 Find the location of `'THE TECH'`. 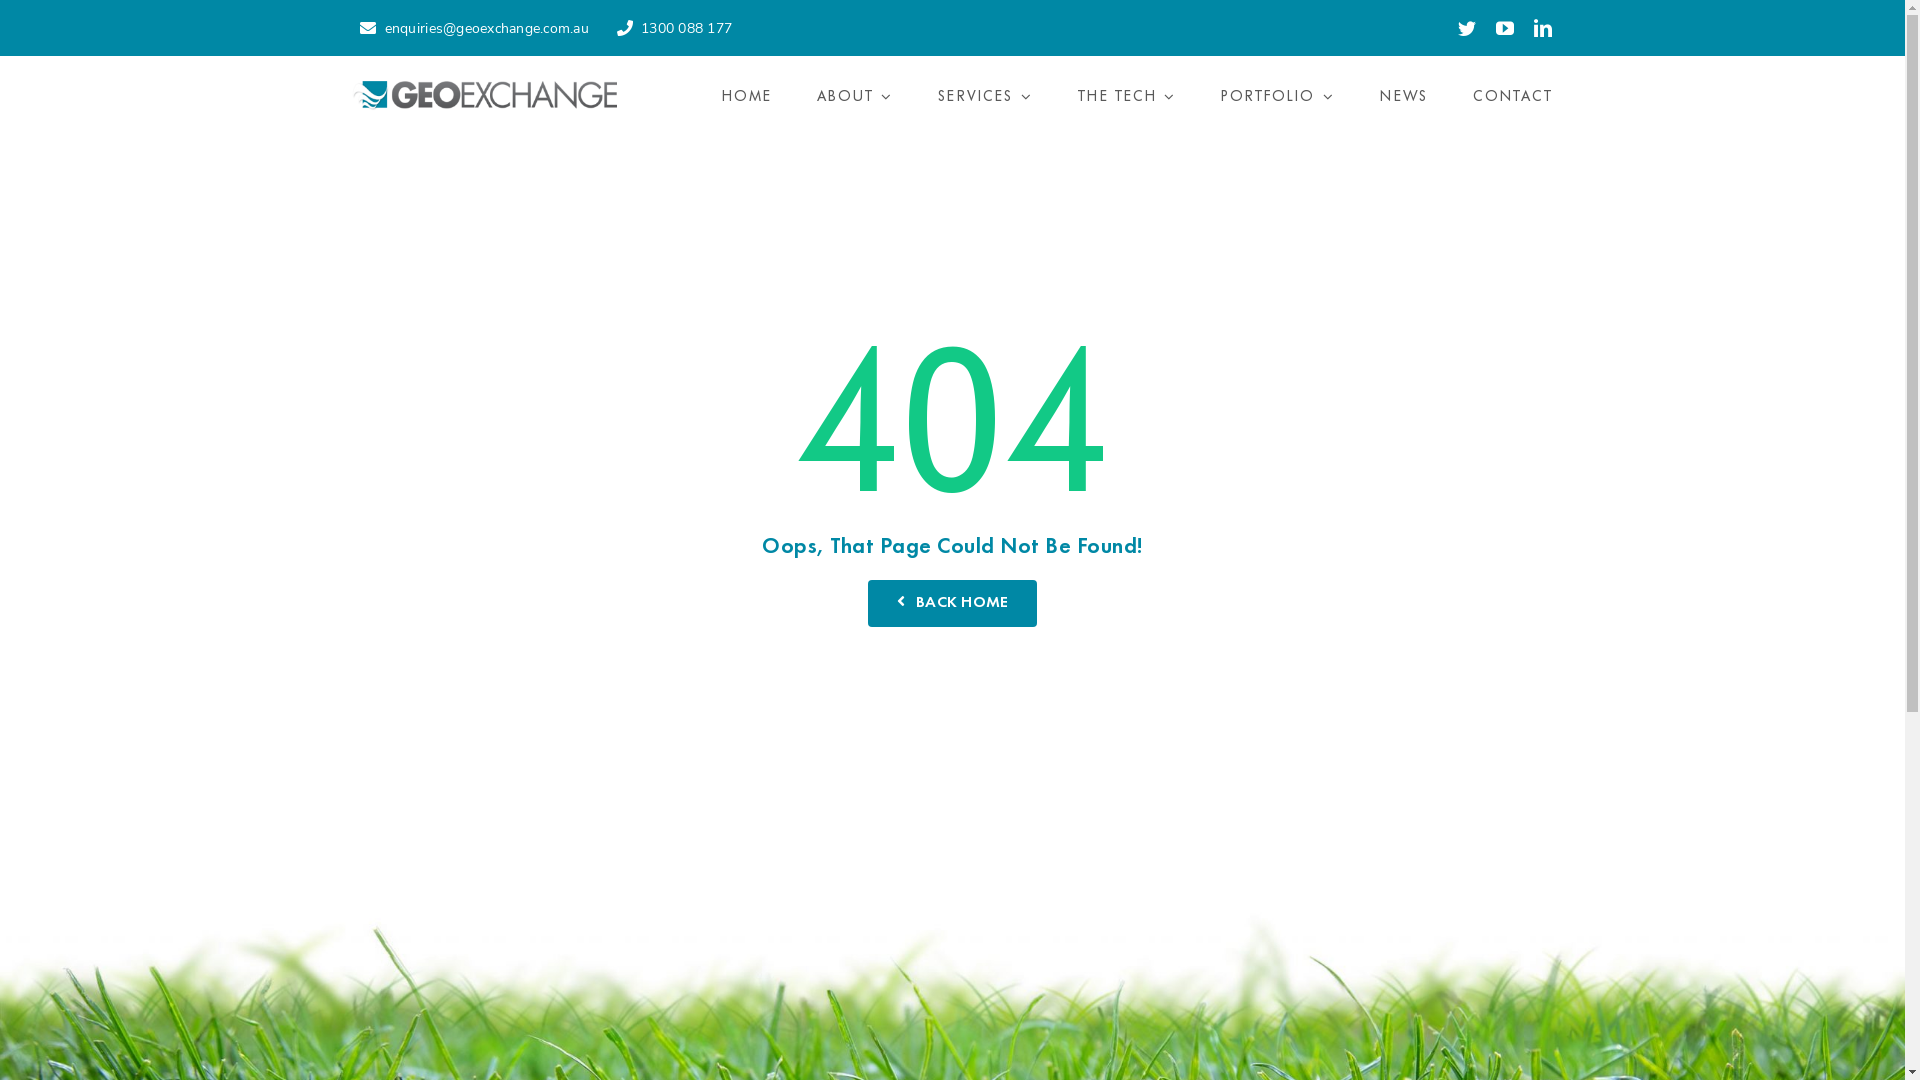

'THE TECH' is located at coordinates (1127, 96).